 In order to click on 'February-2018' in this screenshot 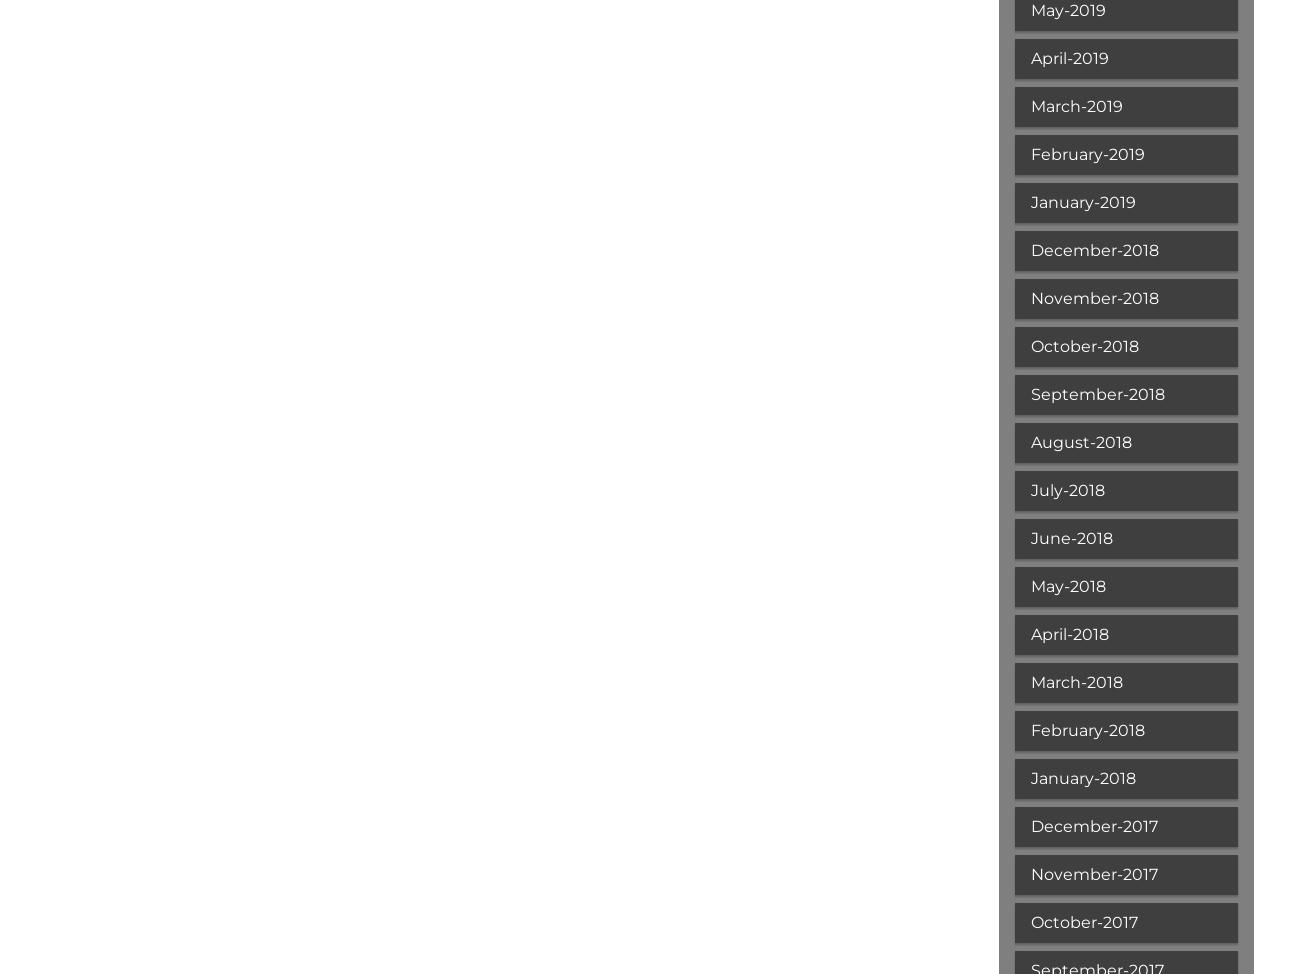, I will do `click(1030, 730)`.